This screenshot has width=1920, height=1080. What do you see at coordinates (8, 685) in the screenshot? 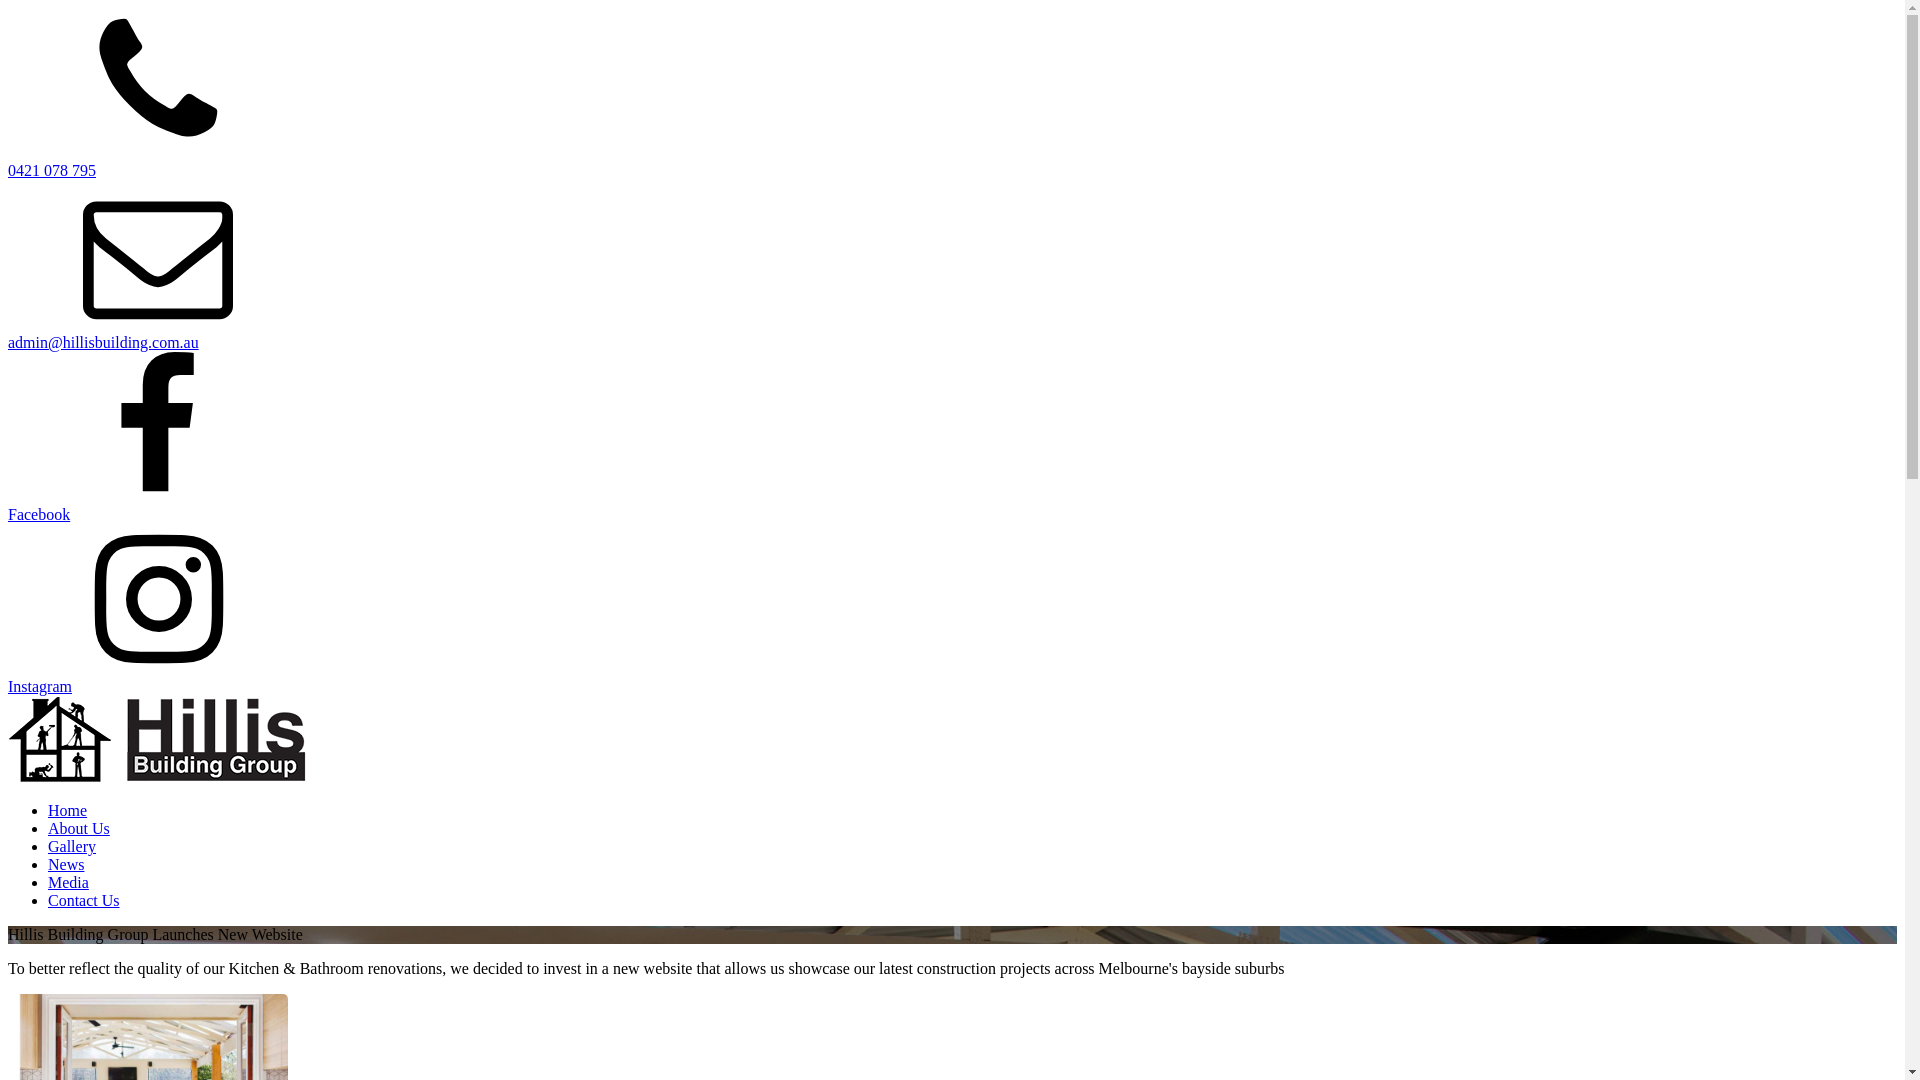
I see `'Instagram'` at bounding box center [8, 685].